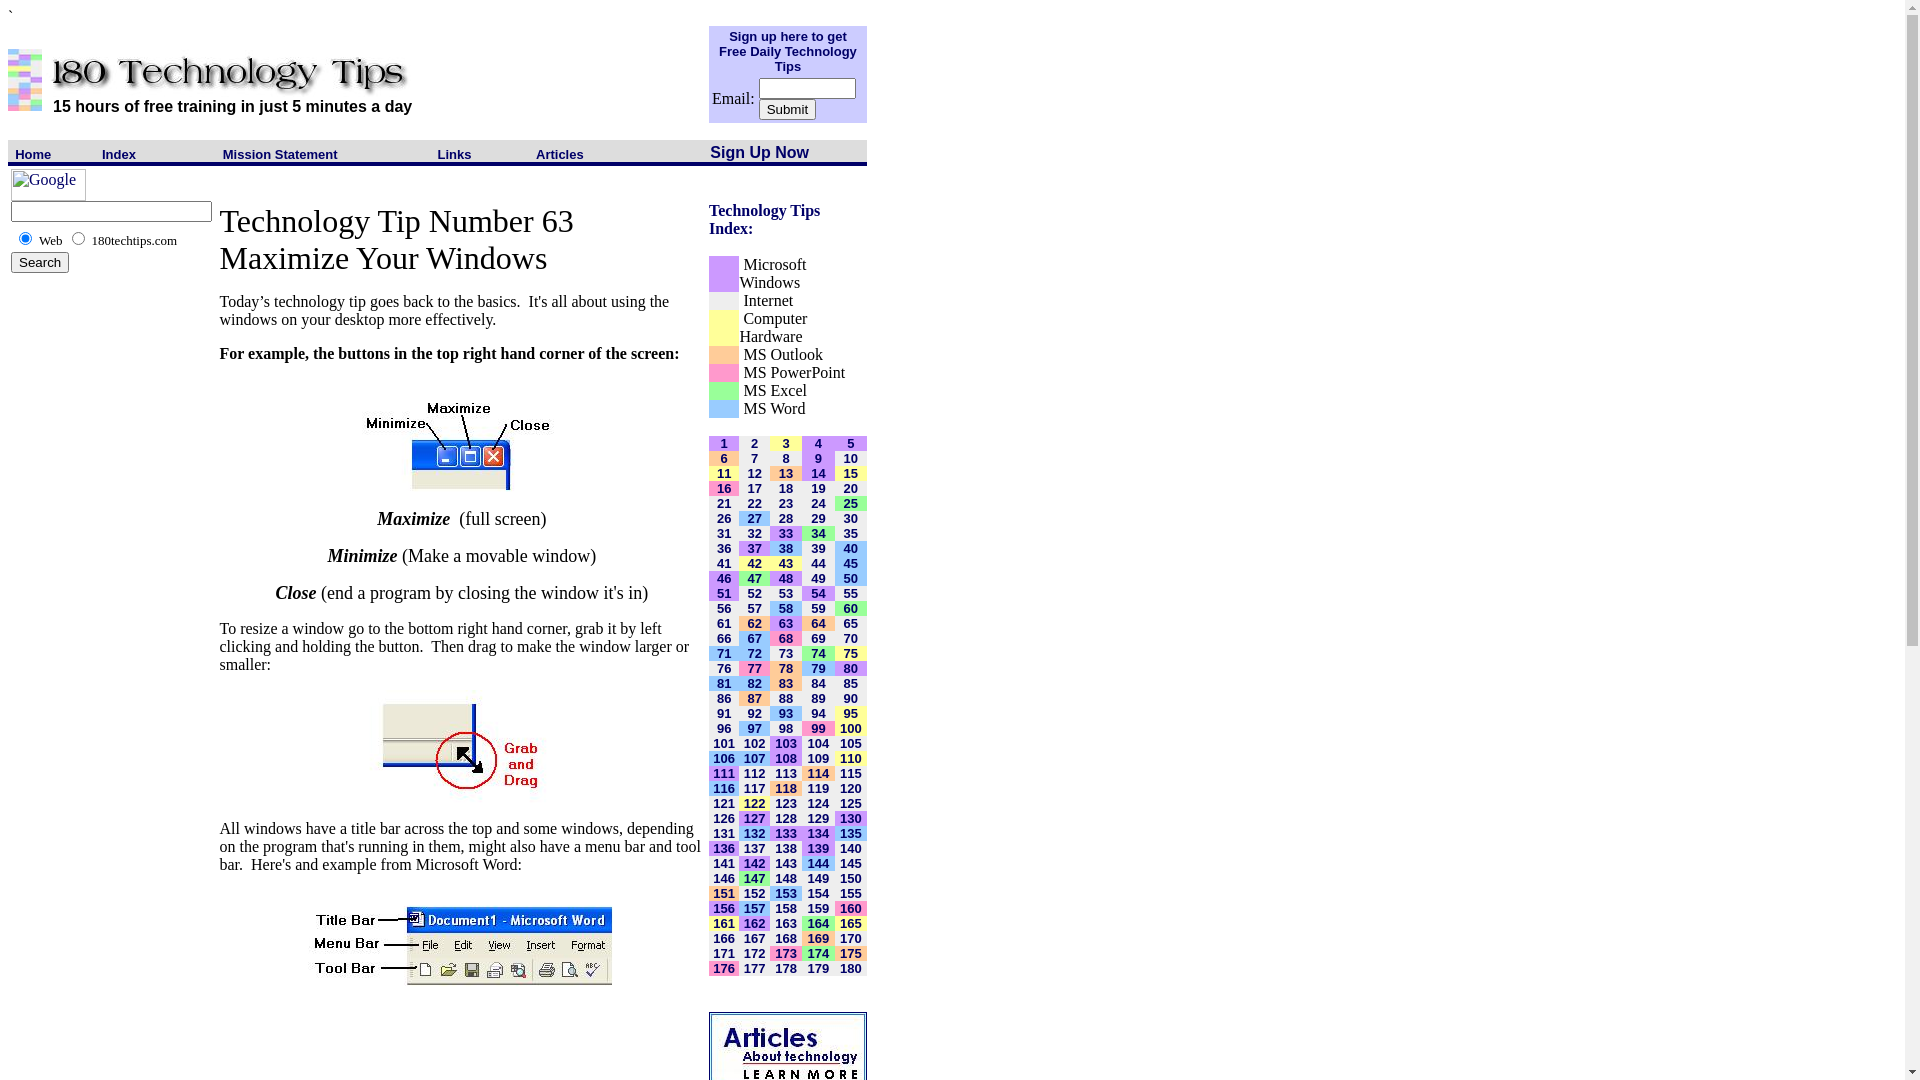 This screenshot has width=1920, height=1080. What do you see at coordinates (723, 847) in the screenshot?
I see `'136'` at bounding box center [723, 847].